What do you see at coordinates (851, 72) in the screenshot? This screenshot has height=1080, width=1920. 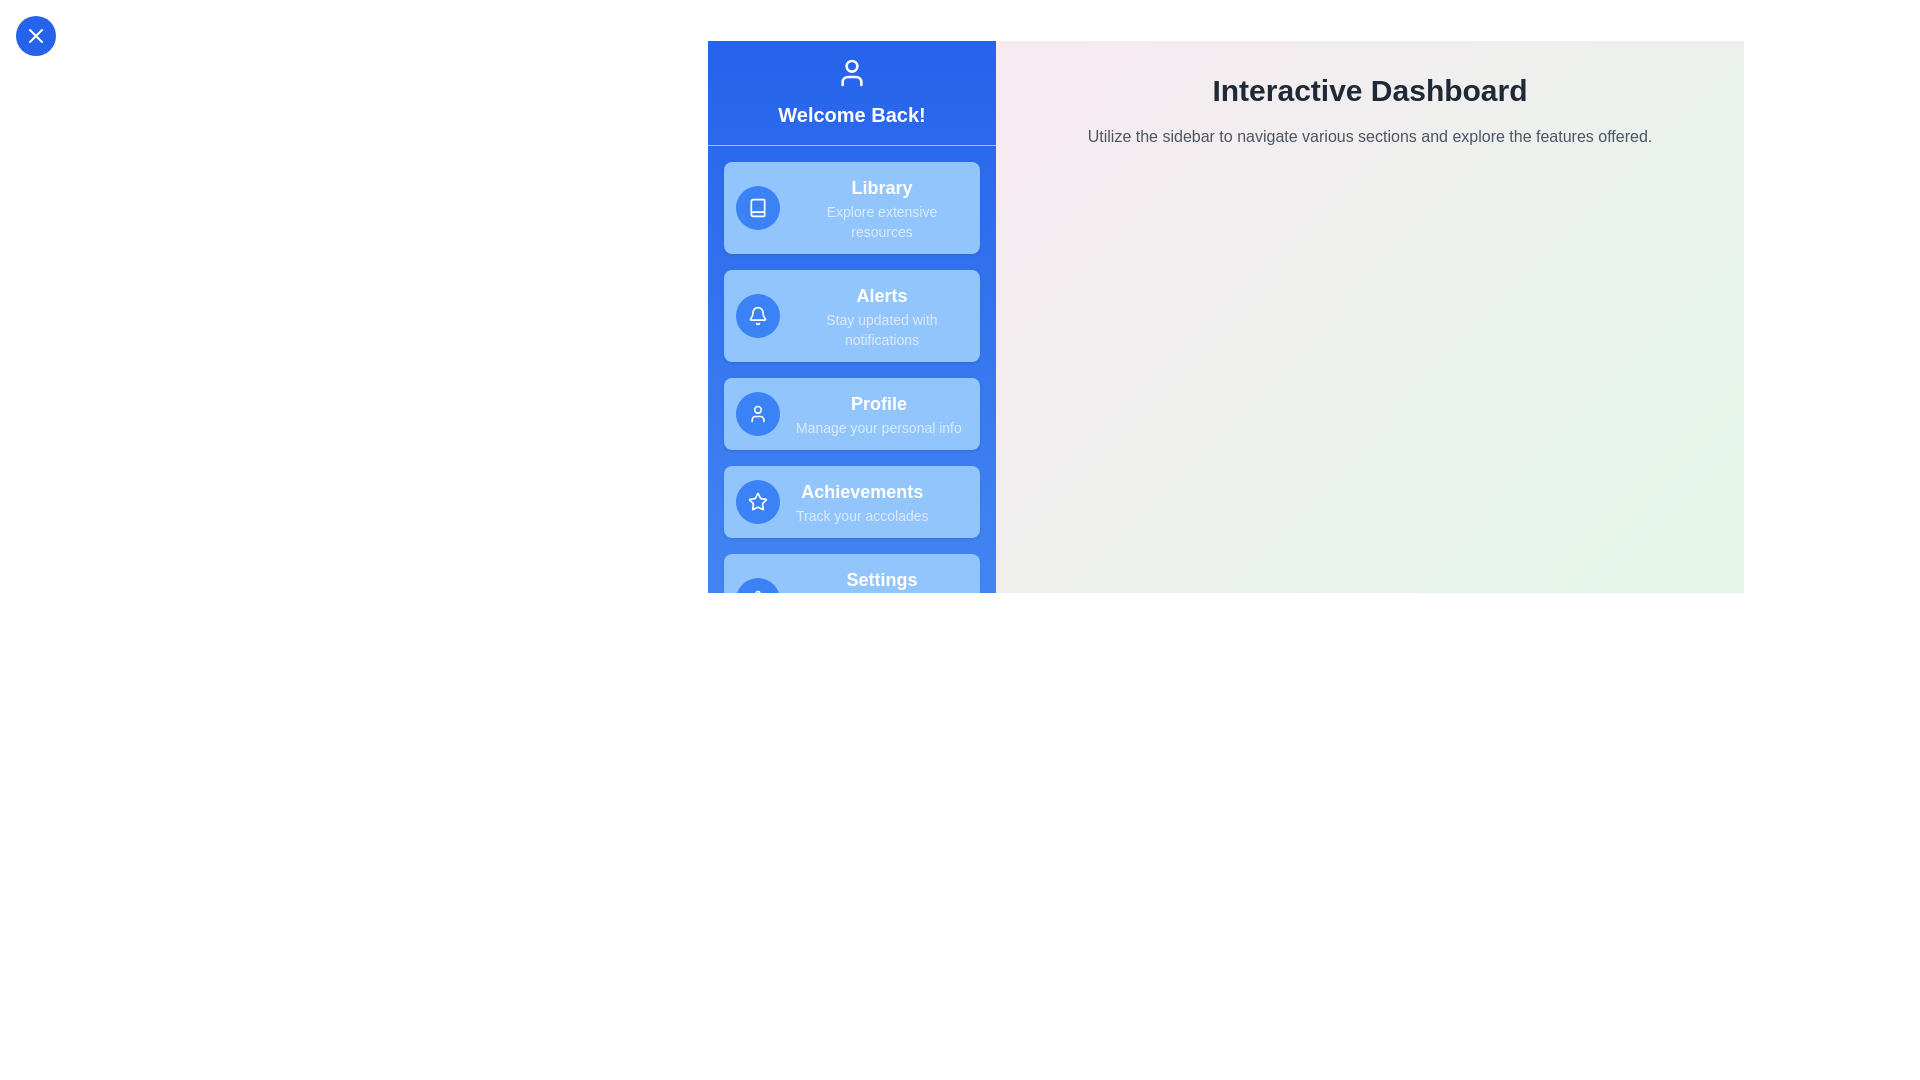 I see `the user icon in the header section of the drawer` at bounding box center [851, 72].